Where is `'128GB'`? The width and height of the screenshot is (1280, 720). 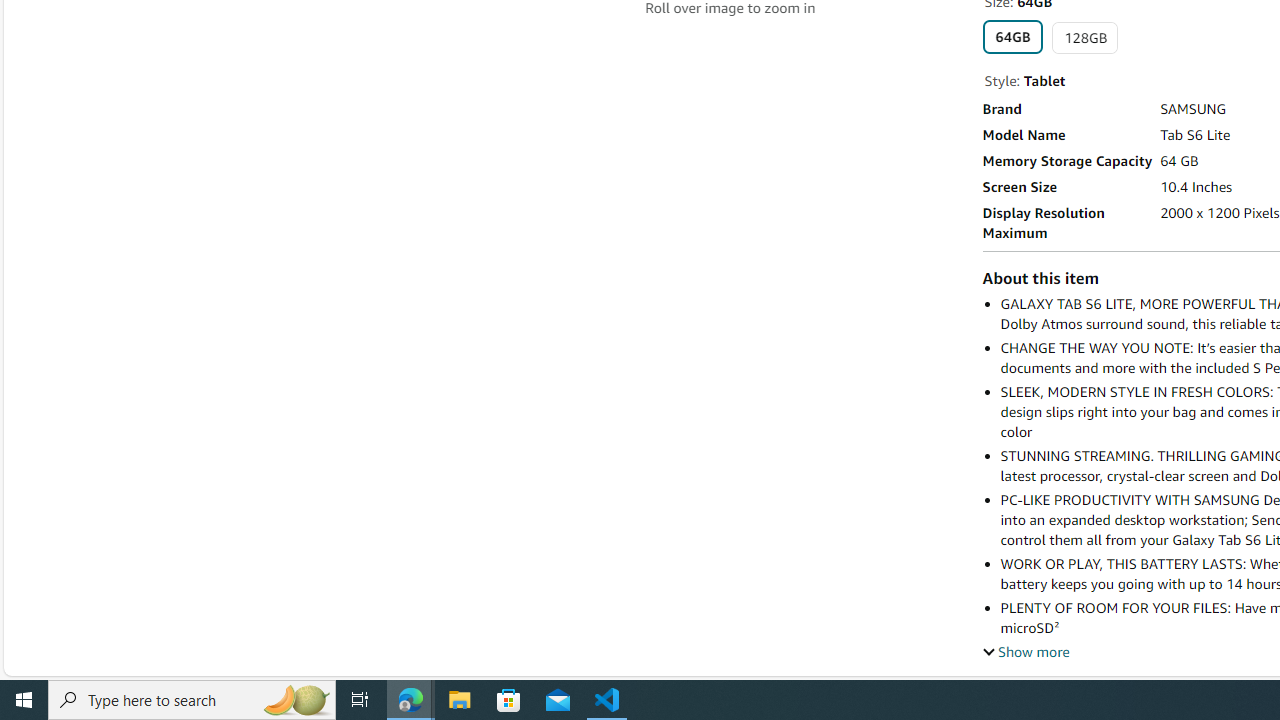 '128GB' is located at coordinates (1084, 38).